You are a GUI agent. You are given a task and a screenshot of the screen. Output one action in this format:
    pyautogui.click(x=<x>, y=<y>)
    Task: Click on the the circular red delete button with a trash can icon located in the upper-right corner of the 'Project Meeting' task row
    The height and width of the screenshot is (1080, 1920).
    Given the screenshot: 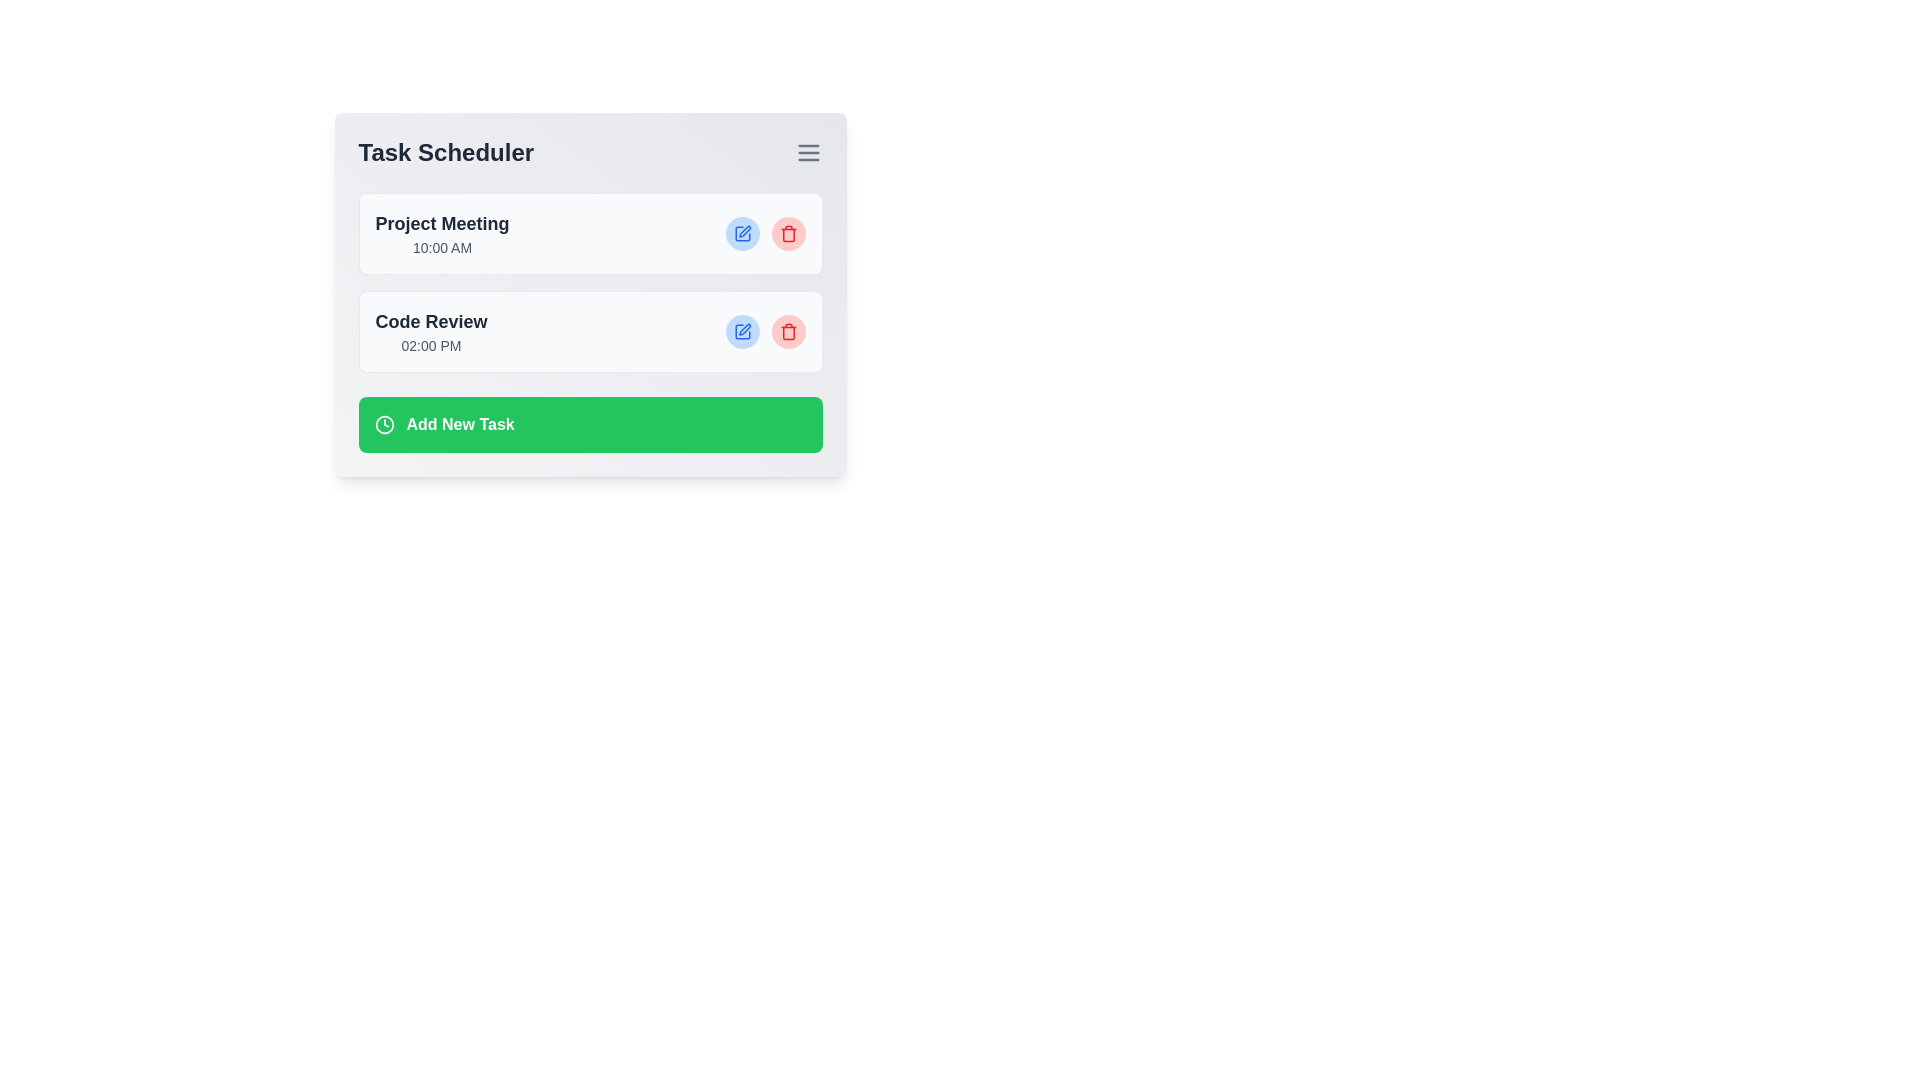 What is the action you would take?
    pyautogui.click(x=787, y=233)
    